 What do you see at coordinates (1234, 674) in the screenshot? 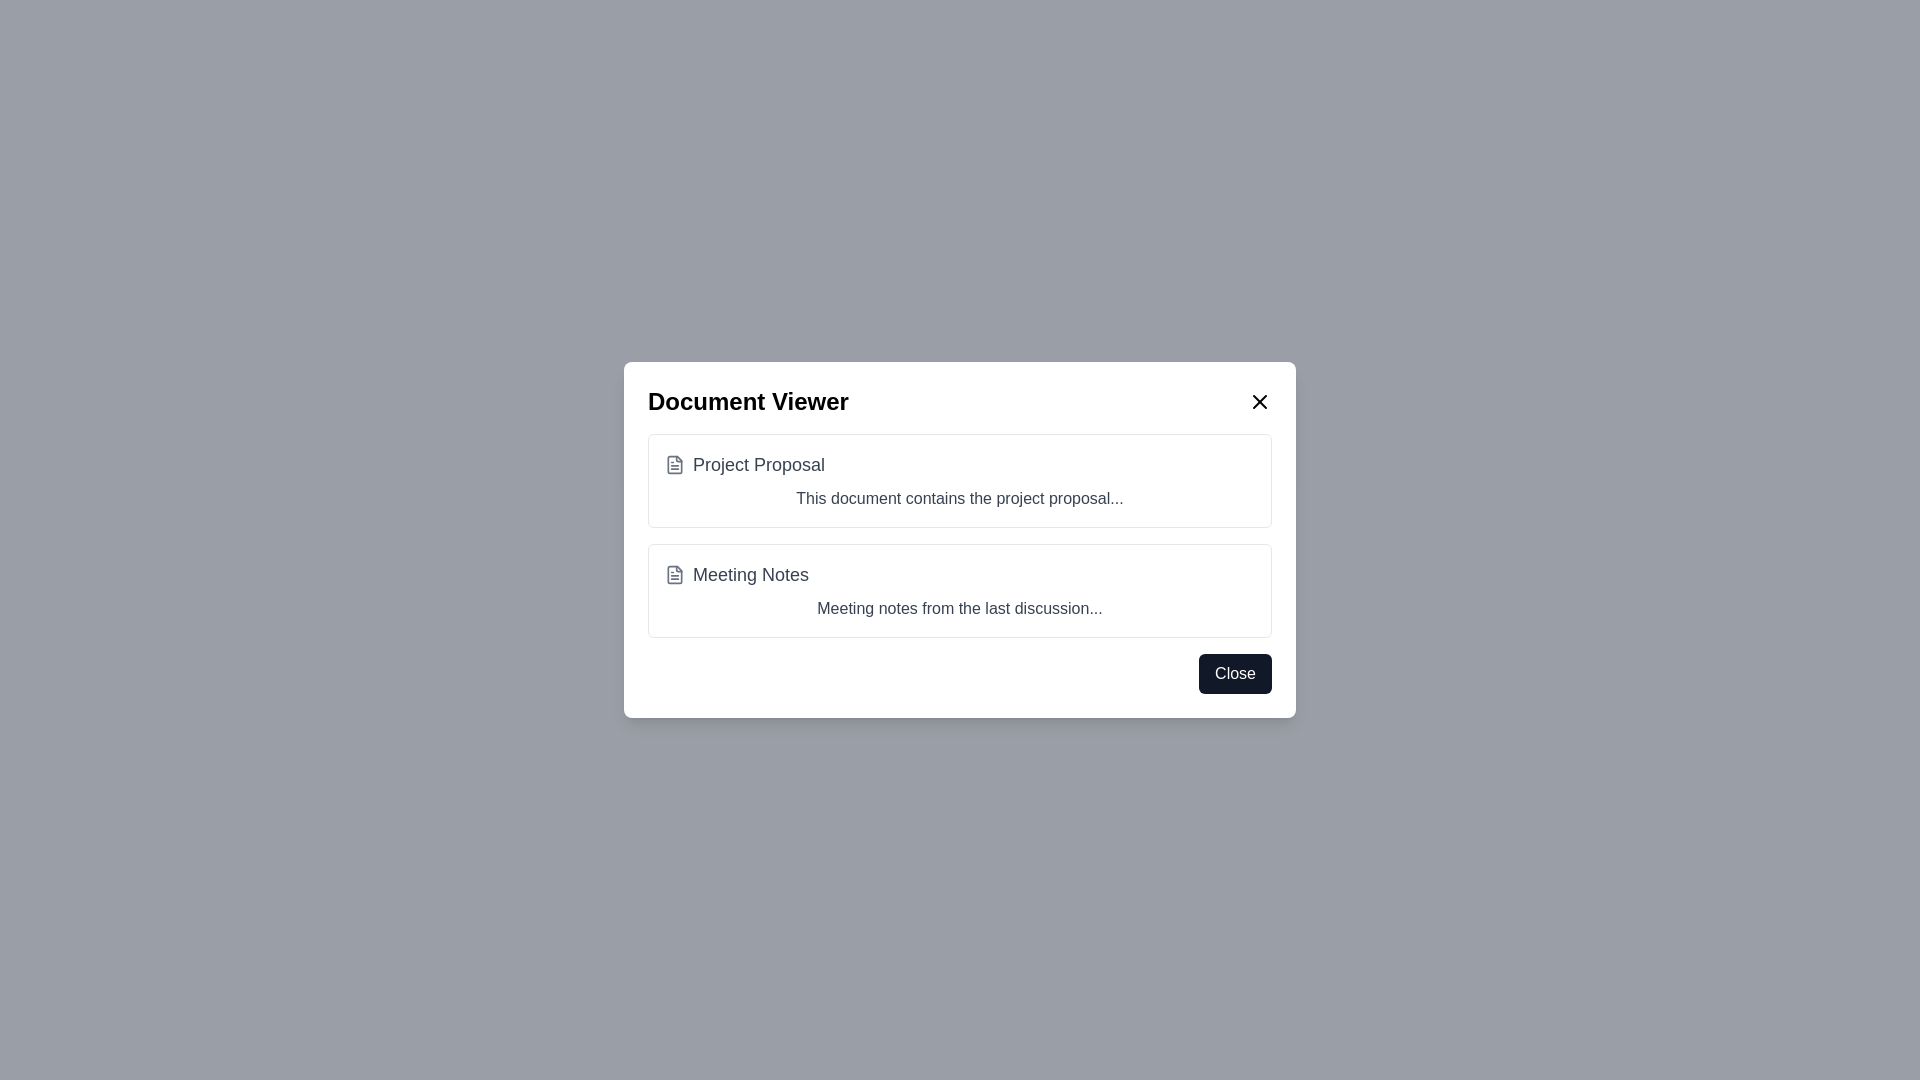
I see `the close button located at the lower-right corner of the modal dialog box to observe the color change` at bounding box center [1234, 674].